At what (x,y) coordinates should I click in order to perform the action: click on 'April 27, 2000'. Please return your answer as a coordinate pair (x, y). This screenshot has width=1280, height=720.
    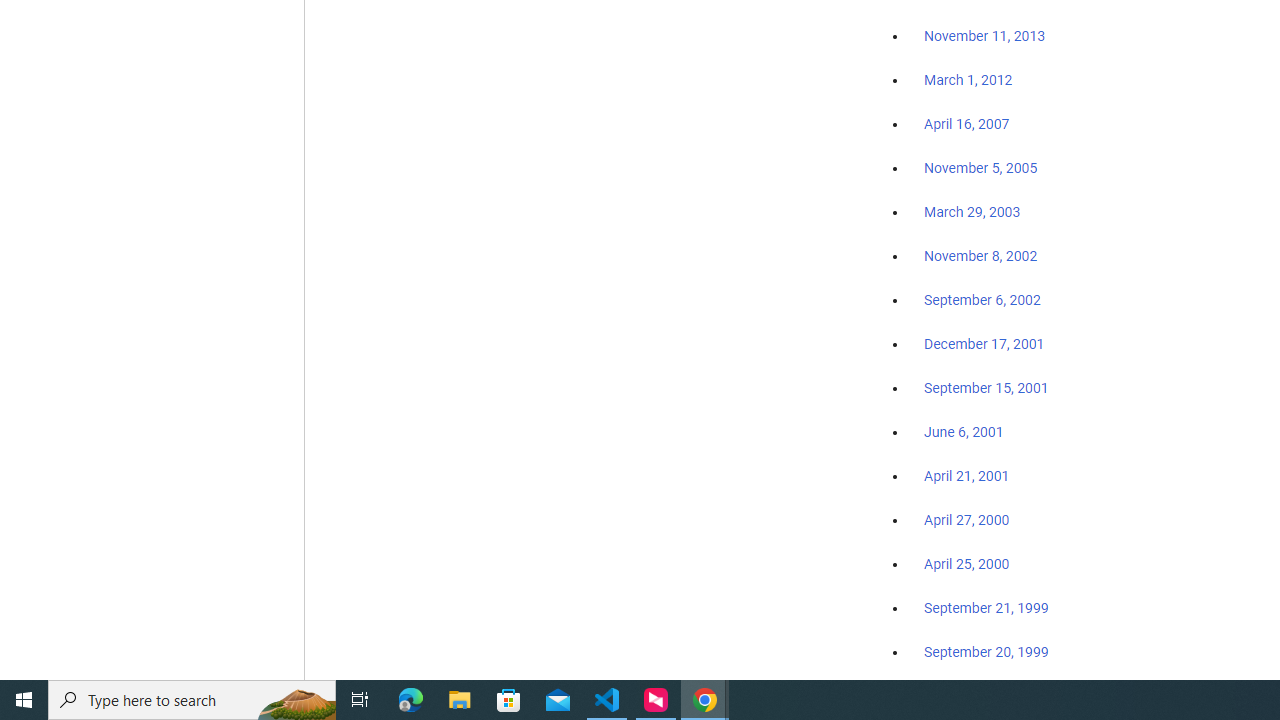
    Looking at the image, I should click on (967, 519).